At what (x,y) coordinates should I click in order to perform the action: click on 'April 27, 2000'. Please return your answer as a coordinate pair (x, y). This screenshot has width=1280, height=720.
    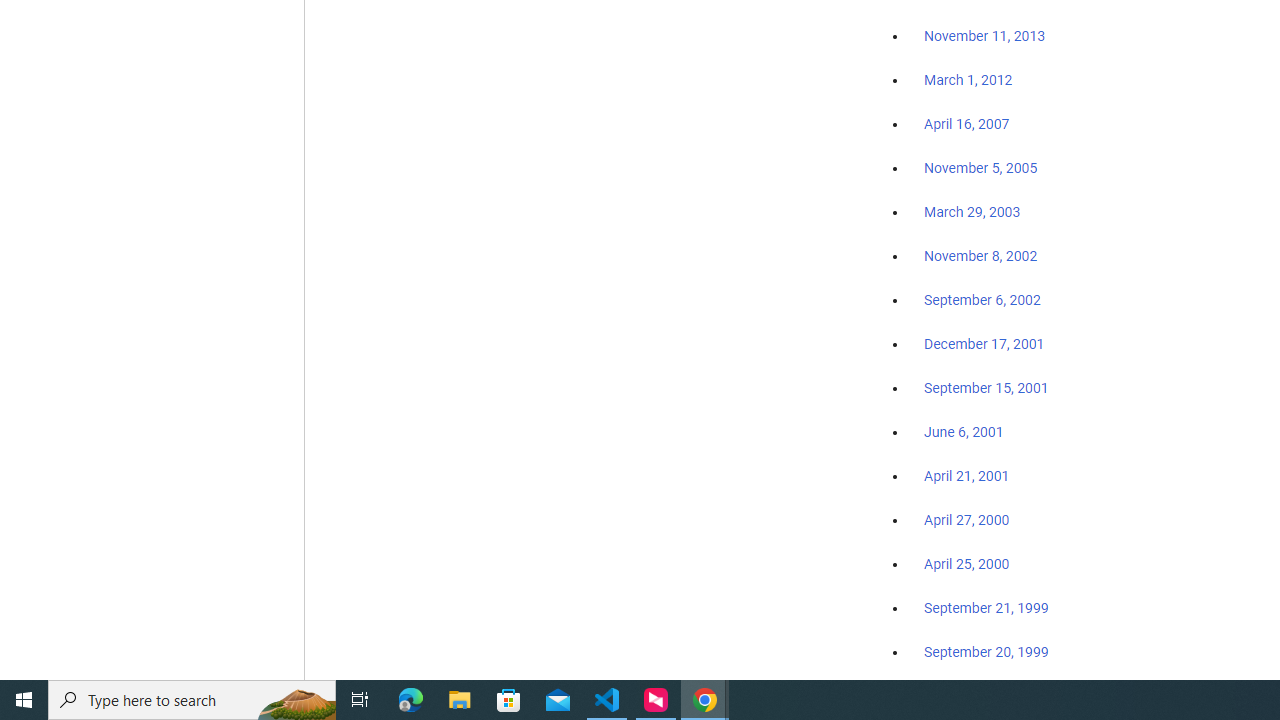
    Looking at the image, I should click on (967, 519).